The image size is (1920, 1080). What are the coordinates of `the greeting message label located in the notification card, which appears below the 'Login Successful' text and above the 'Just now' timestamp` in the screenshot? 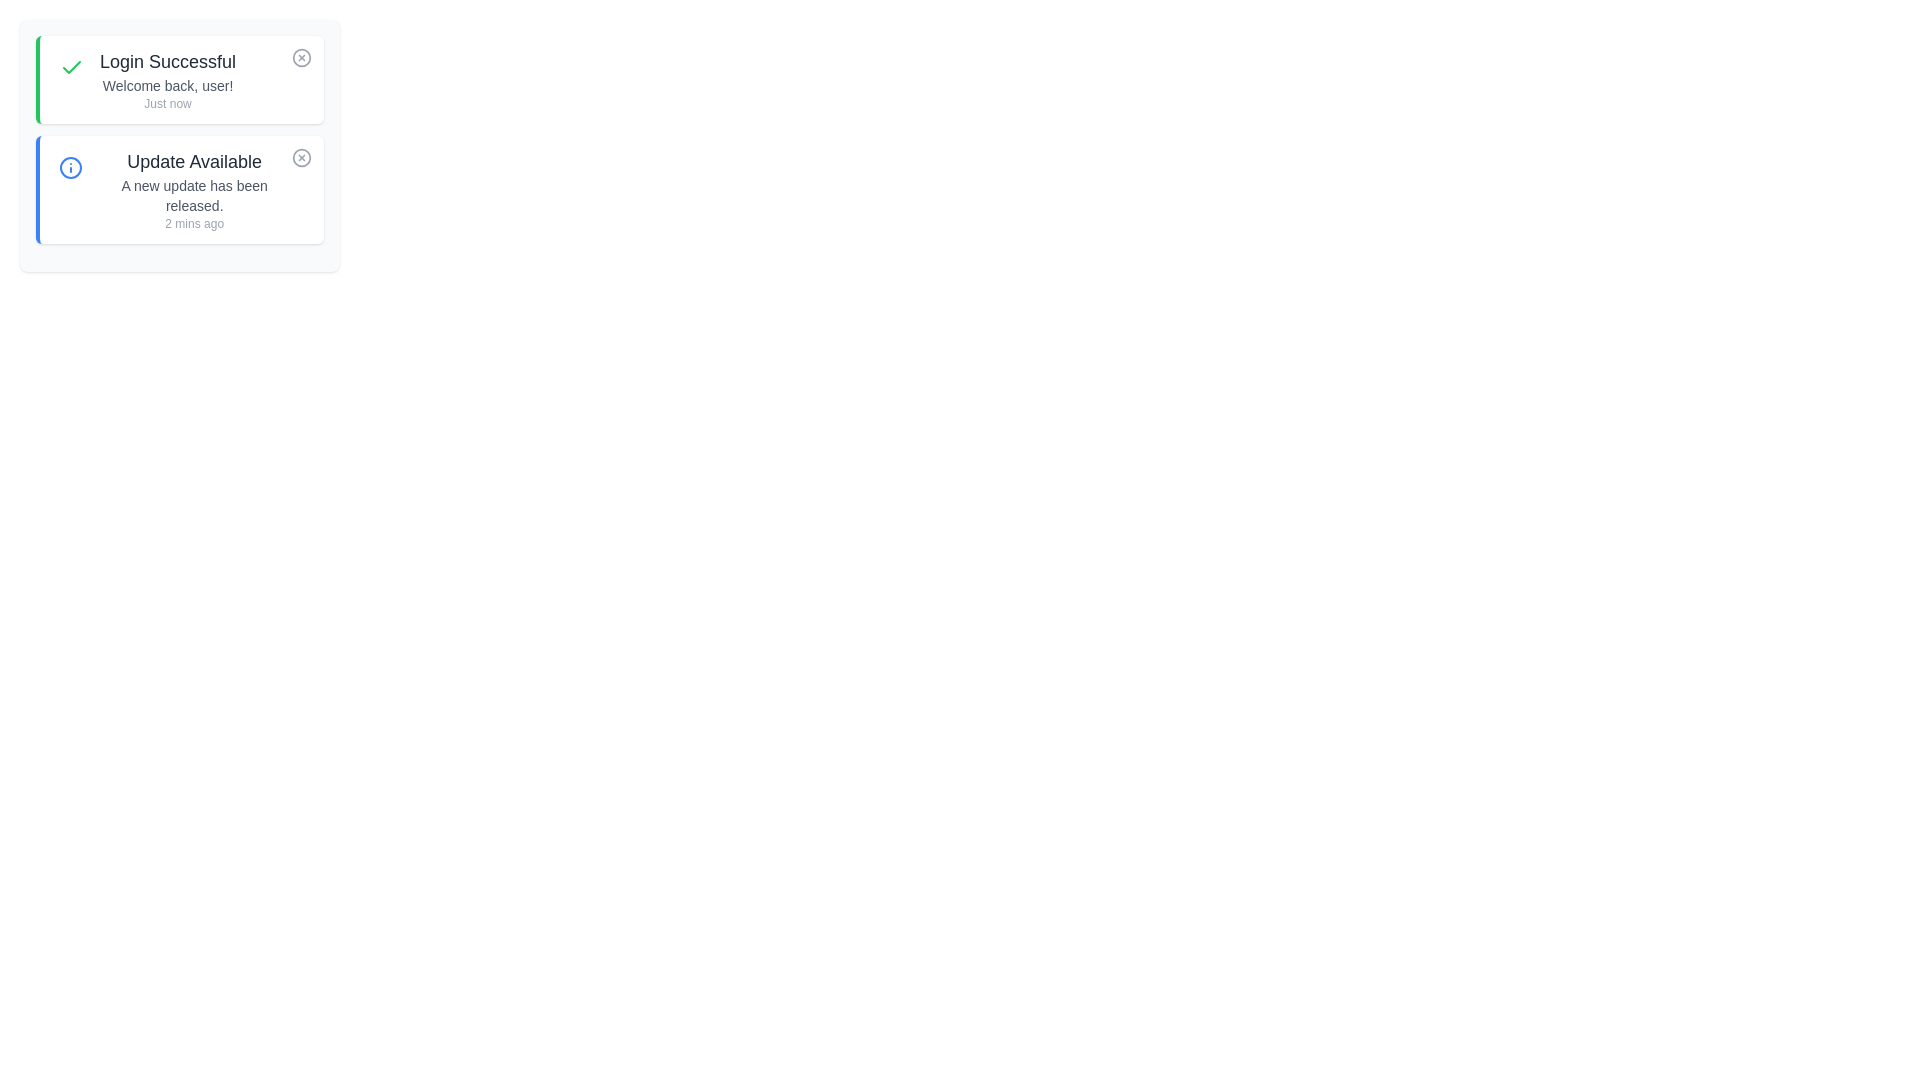 It's located at (168, 84).